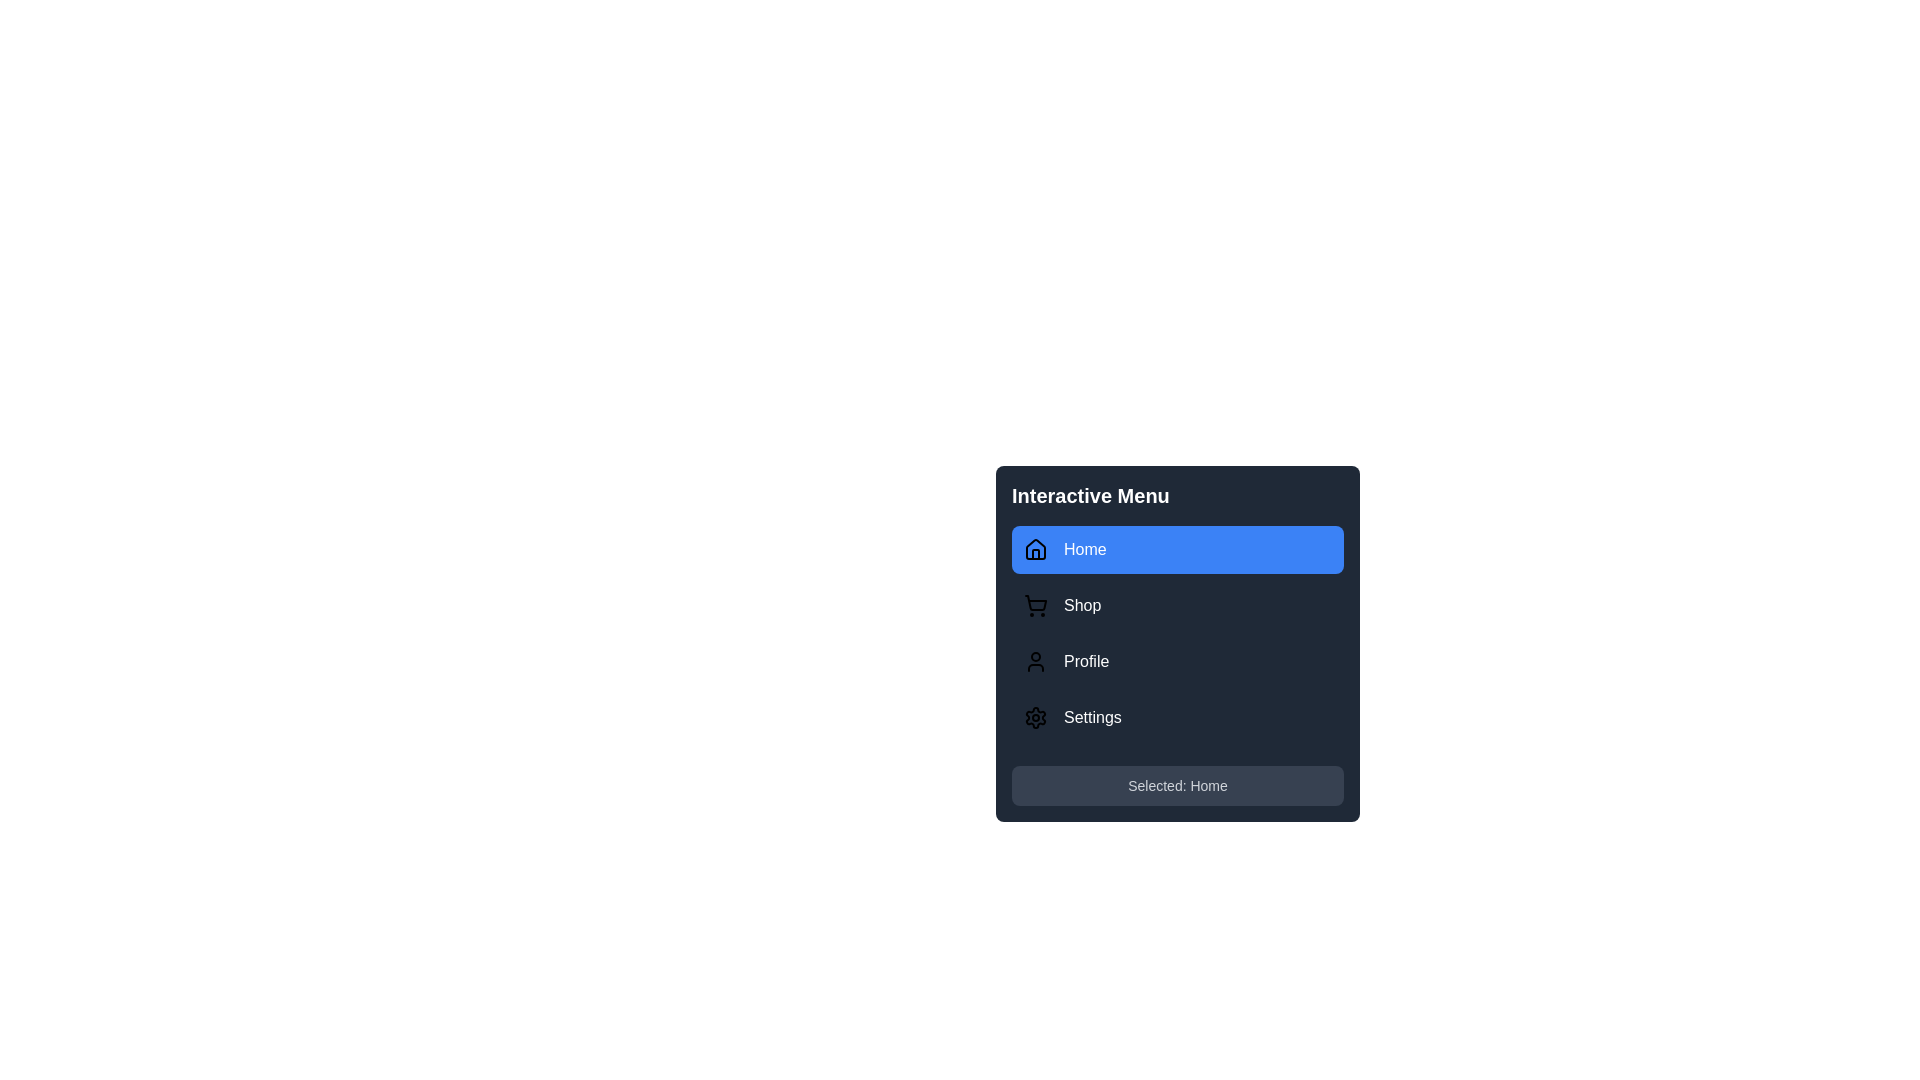  What do you see at coordinates (1091, 716) in the screenshot?
I see `the 'Settings' text label menu item` at bounding box center [1091, 716].